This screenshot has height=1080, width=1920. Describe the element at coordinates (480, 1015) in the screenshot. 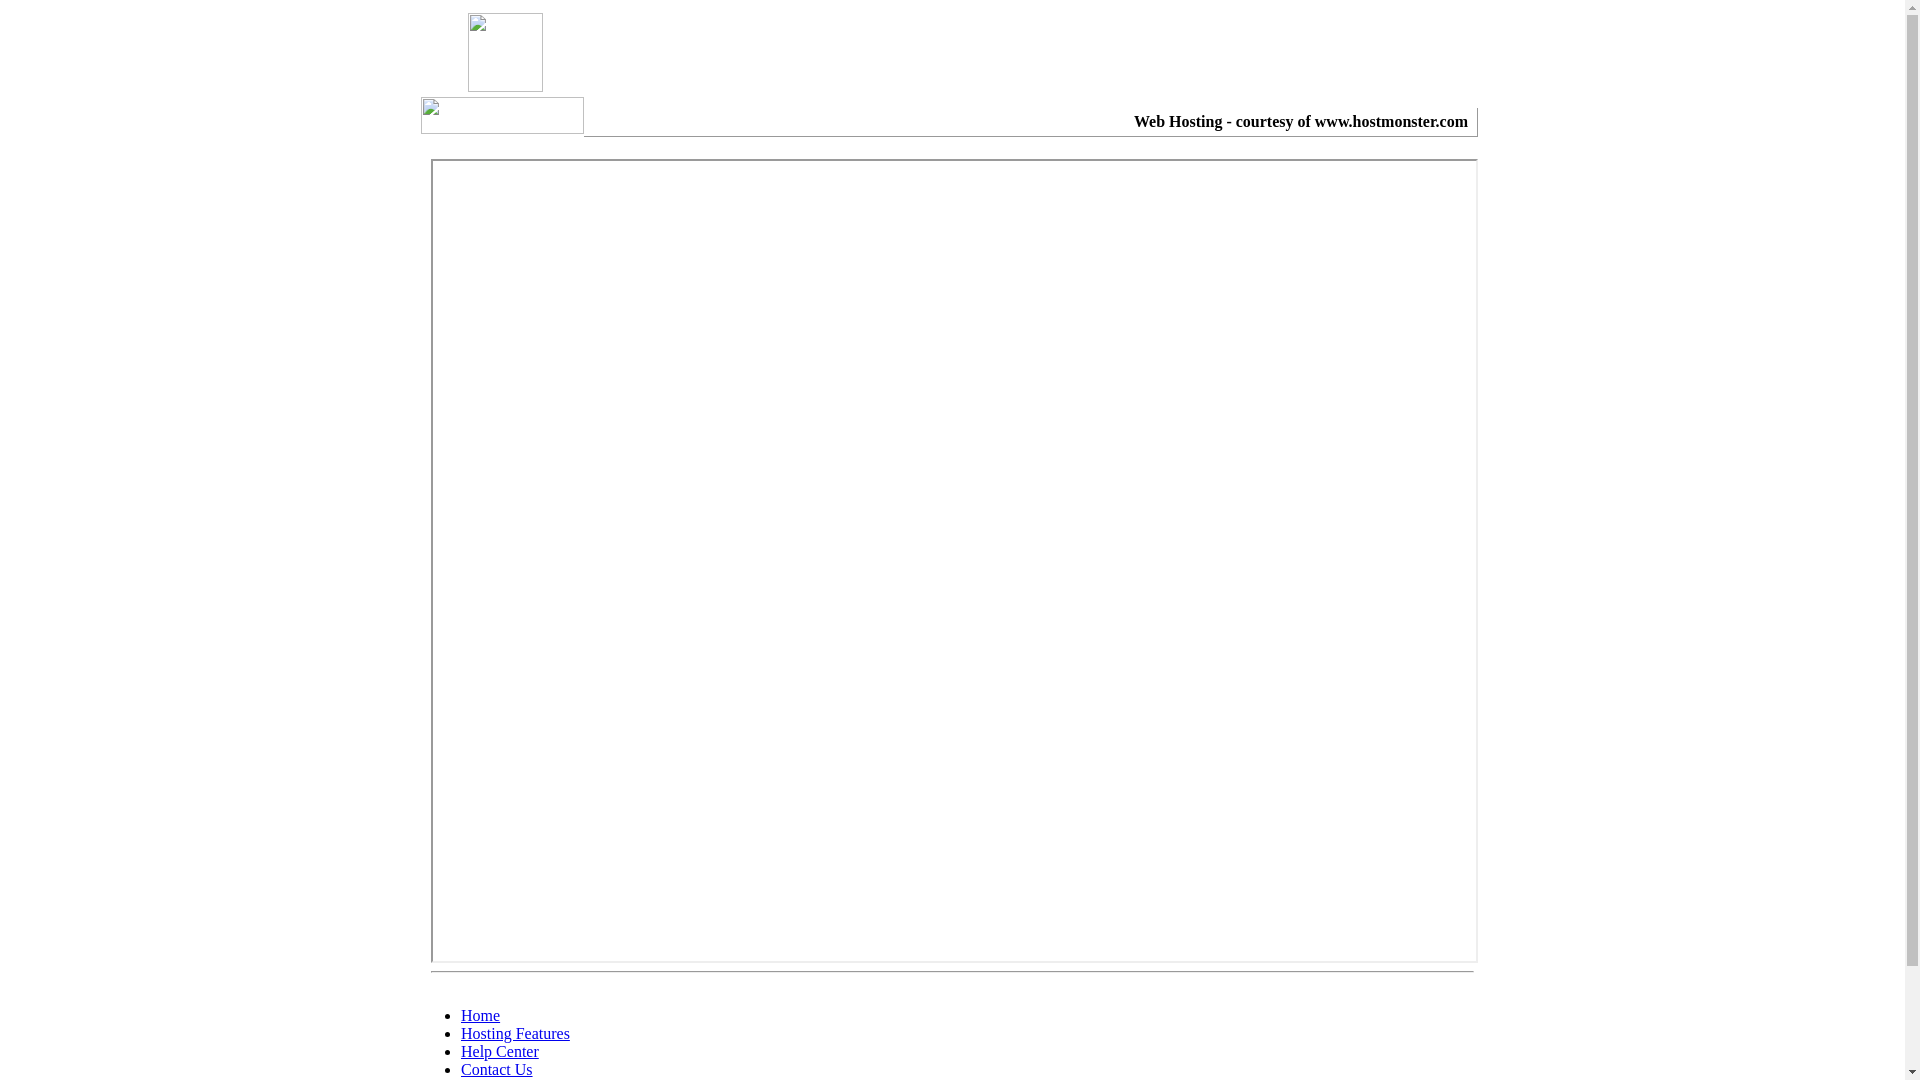

I see `'Home'` at that location.